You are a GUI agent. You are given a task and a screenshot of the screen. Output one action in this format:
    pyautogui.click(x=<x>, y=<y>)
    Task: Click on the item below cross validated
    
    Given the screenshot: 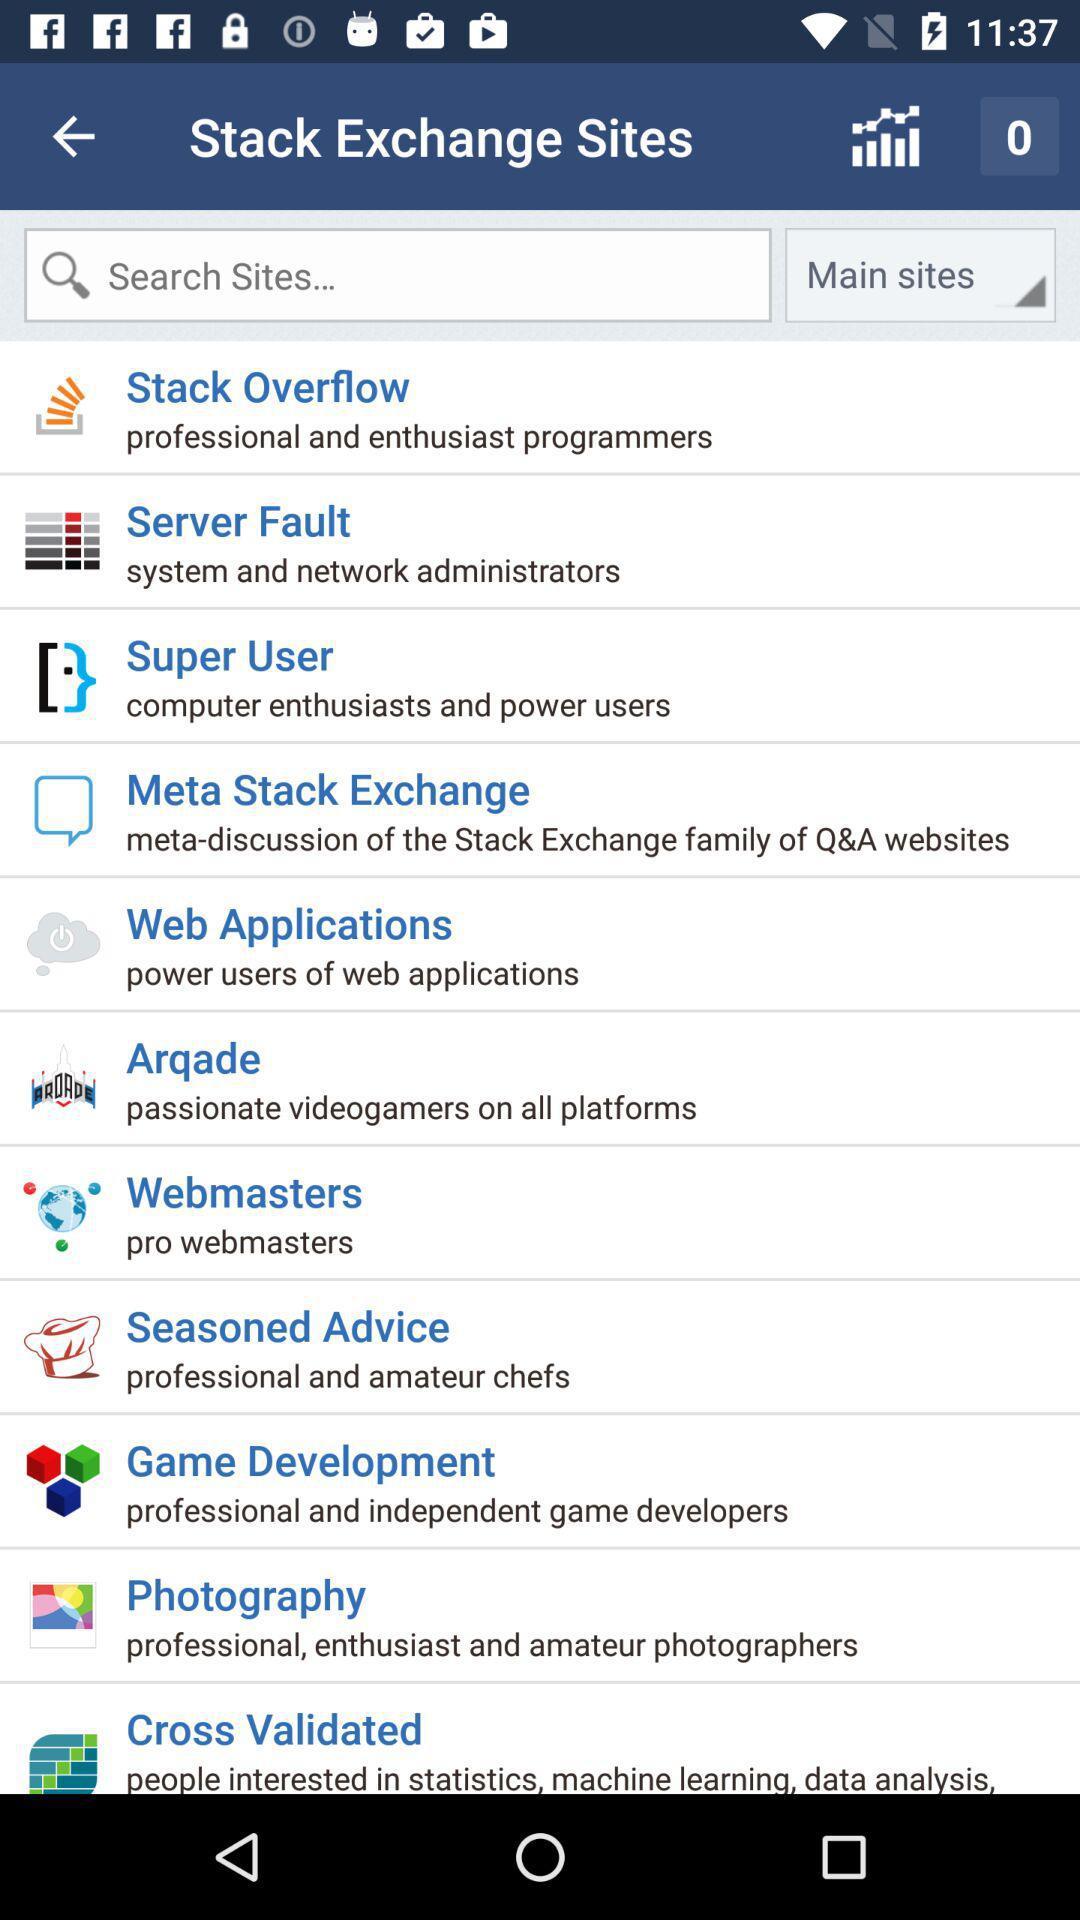 What is the action you would take?
    pyautogui.click(x=601, y=1775)
    